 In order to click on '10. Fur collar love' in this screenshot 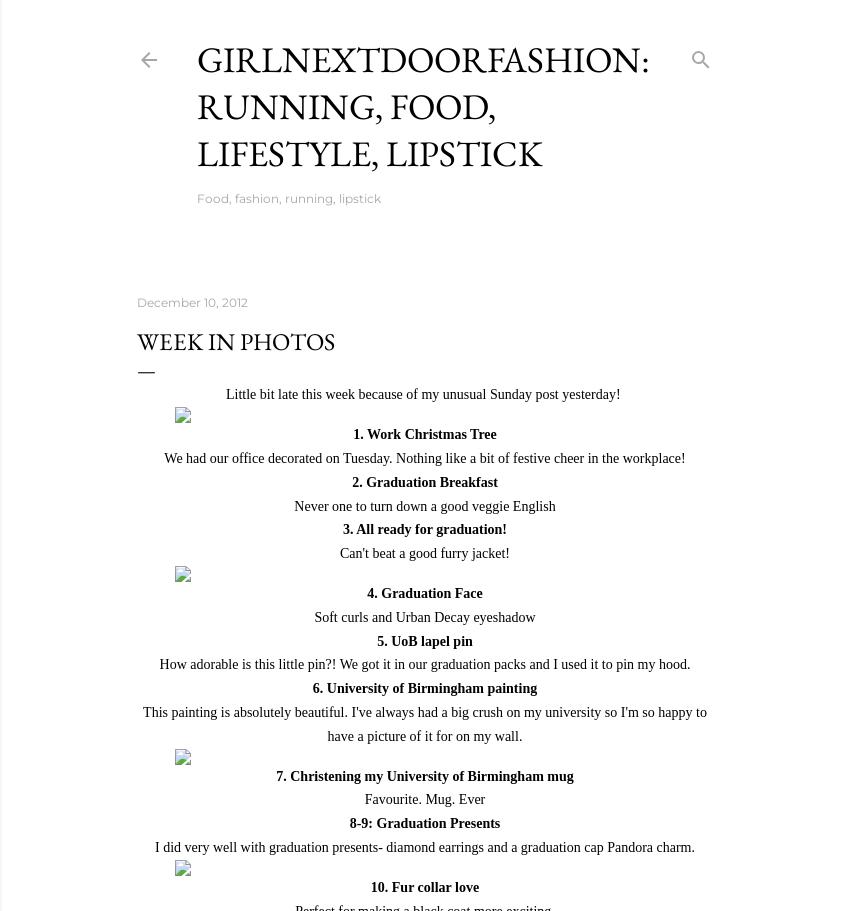, I will do `click(424, 885)`.